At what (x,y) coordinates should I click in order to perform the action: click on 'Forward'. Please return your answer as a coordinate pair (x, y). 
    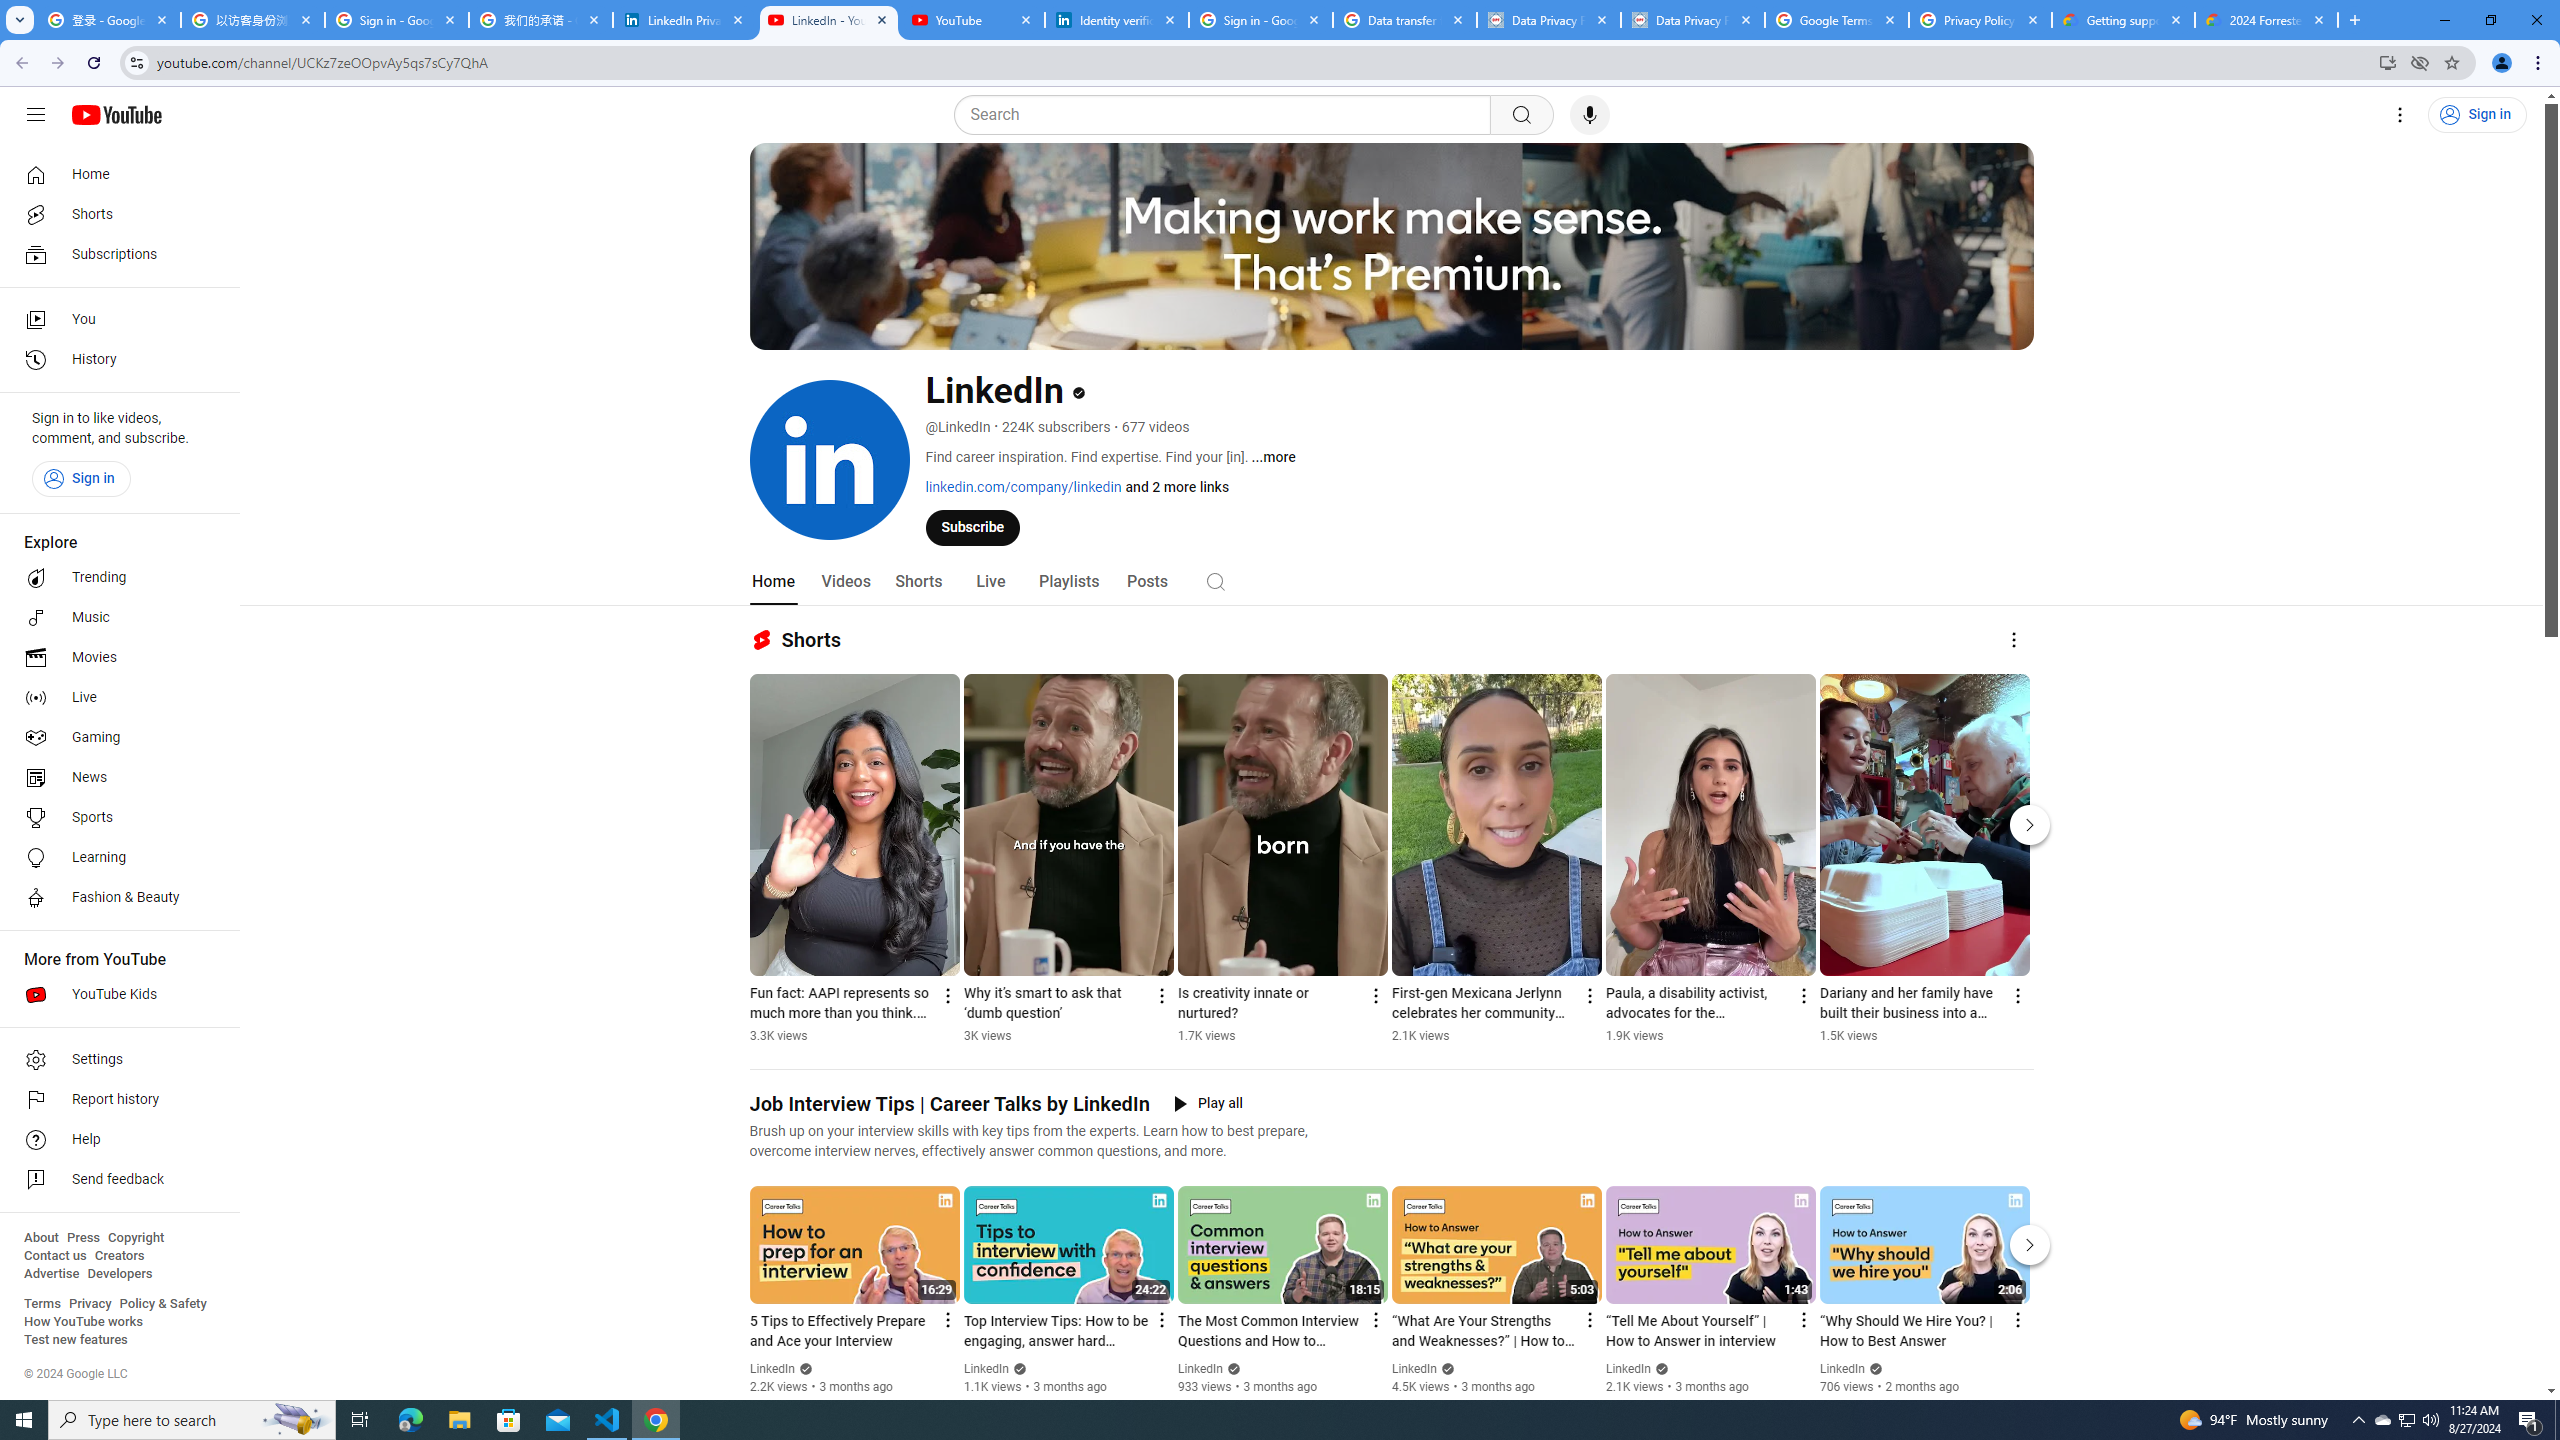
    Looking at the image, I should click on (57, 62).